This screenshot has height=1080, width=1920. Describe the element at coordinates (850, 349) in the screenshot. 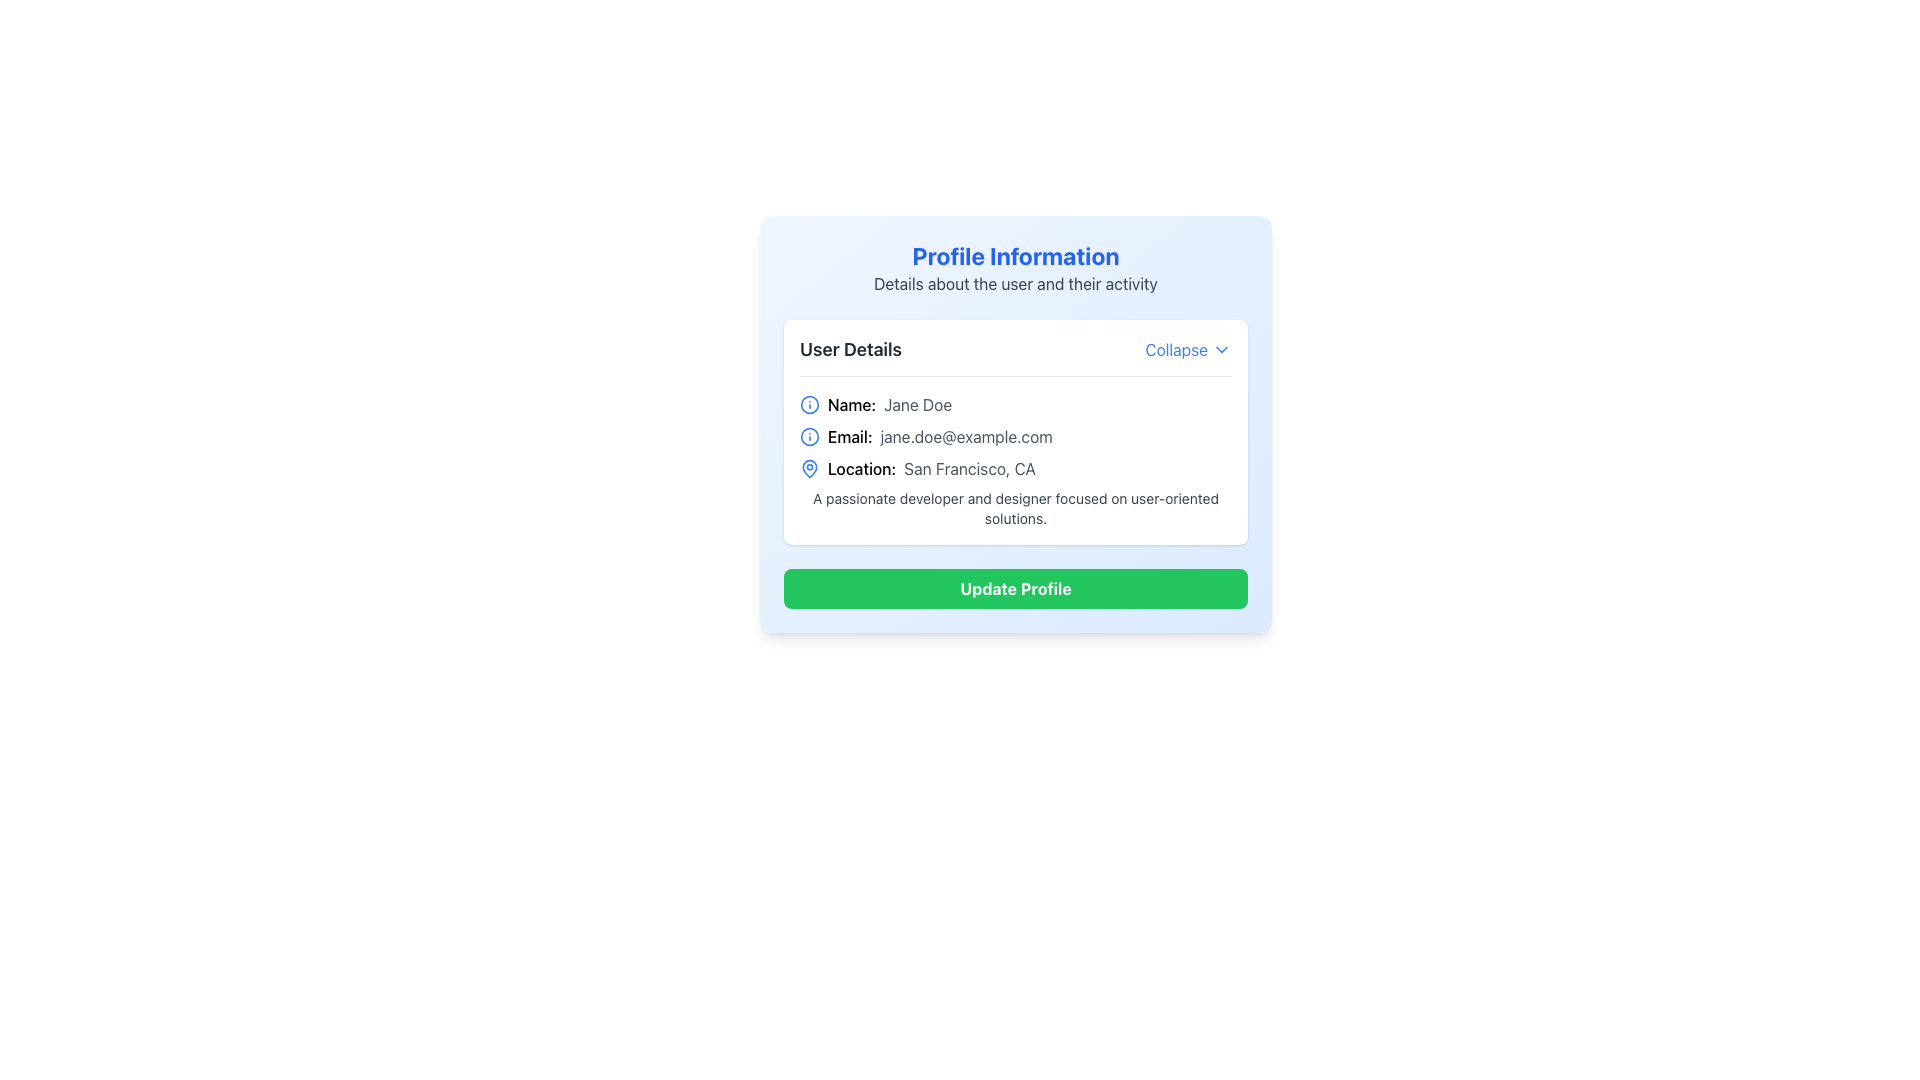

I see `the 'User Details' Text Label element, which is a bold, dark font label located in the header section of the card, positioned to the left of the 'Collapse' link` at that location.